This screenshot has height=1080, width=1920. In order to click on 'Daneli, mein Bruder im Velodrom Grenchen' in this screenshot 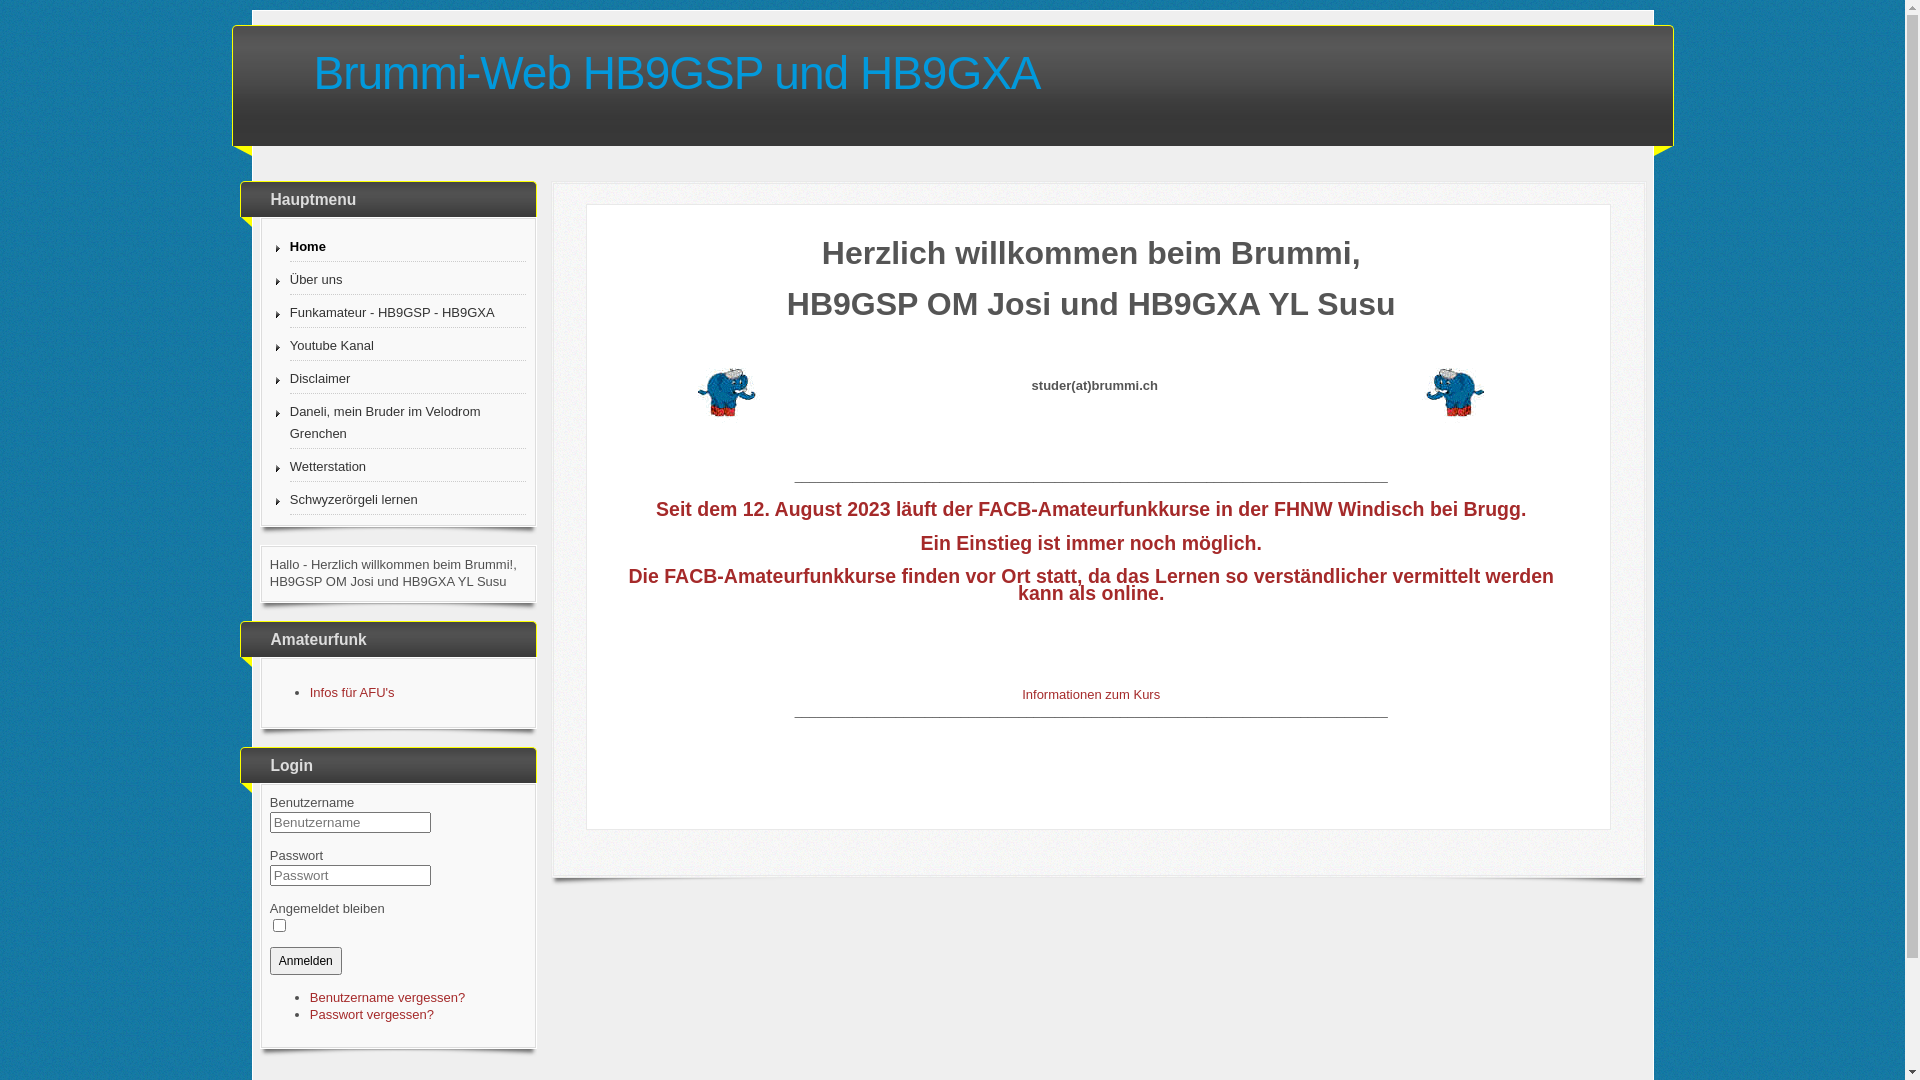, I will do `click(288, 422)`.